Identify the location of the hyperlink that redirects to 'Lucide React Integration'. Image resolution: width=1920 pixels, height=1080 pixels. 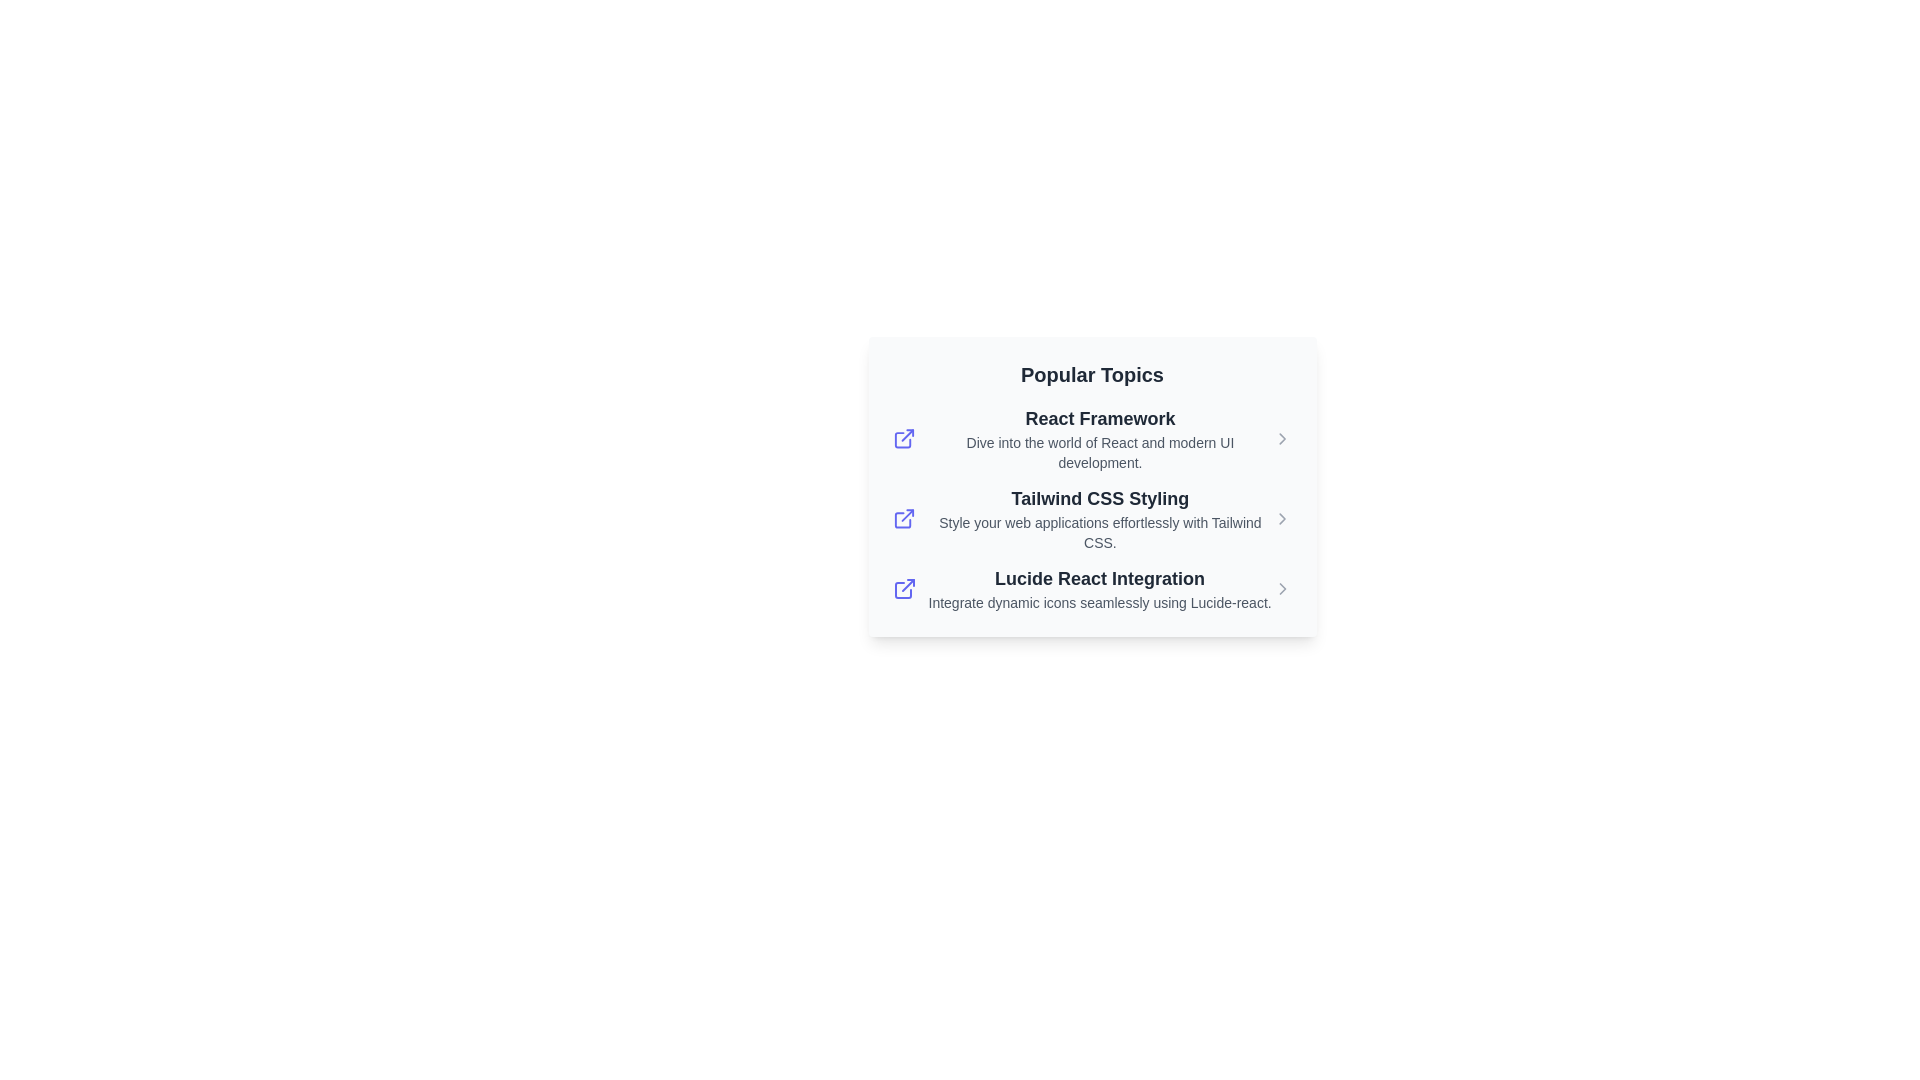
(1099, 578).